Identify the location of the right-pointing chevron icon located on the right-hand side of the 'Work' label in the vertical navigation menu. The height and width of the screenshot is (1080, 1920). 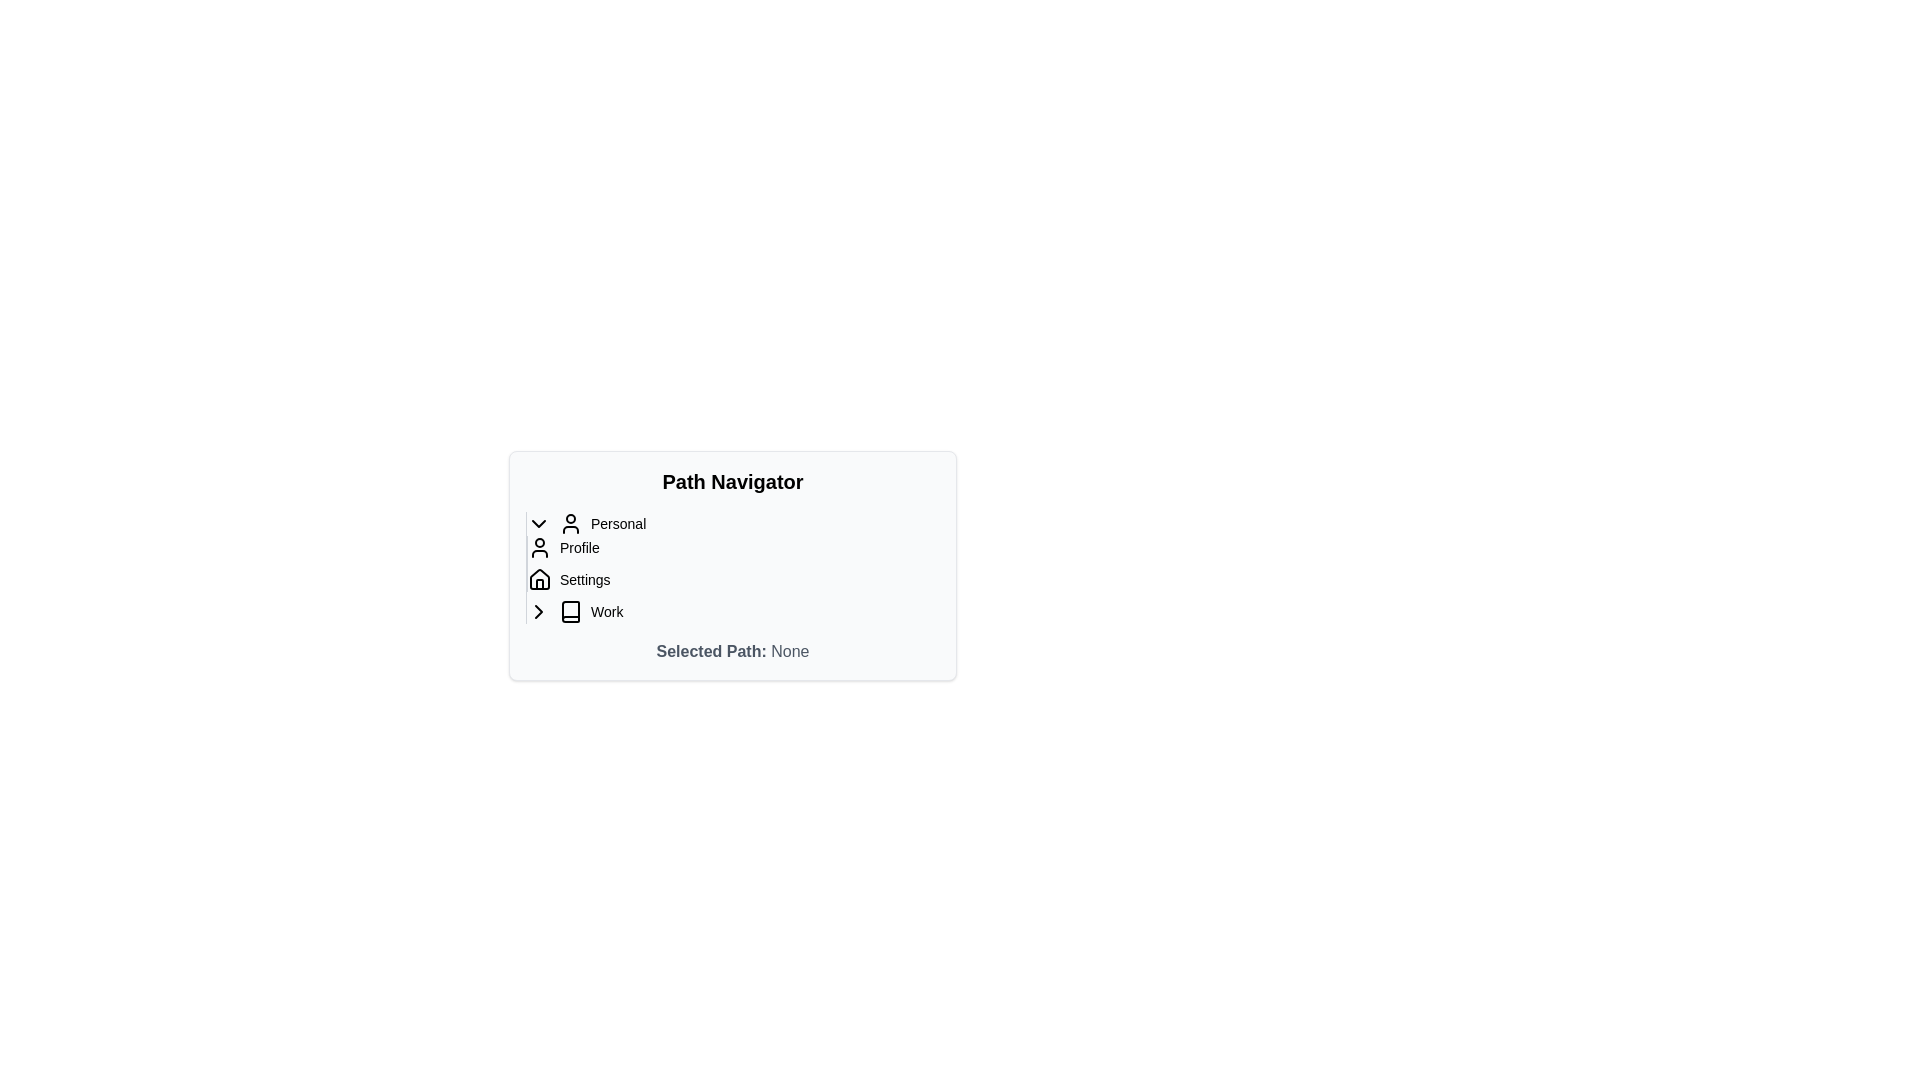
(538, 611).